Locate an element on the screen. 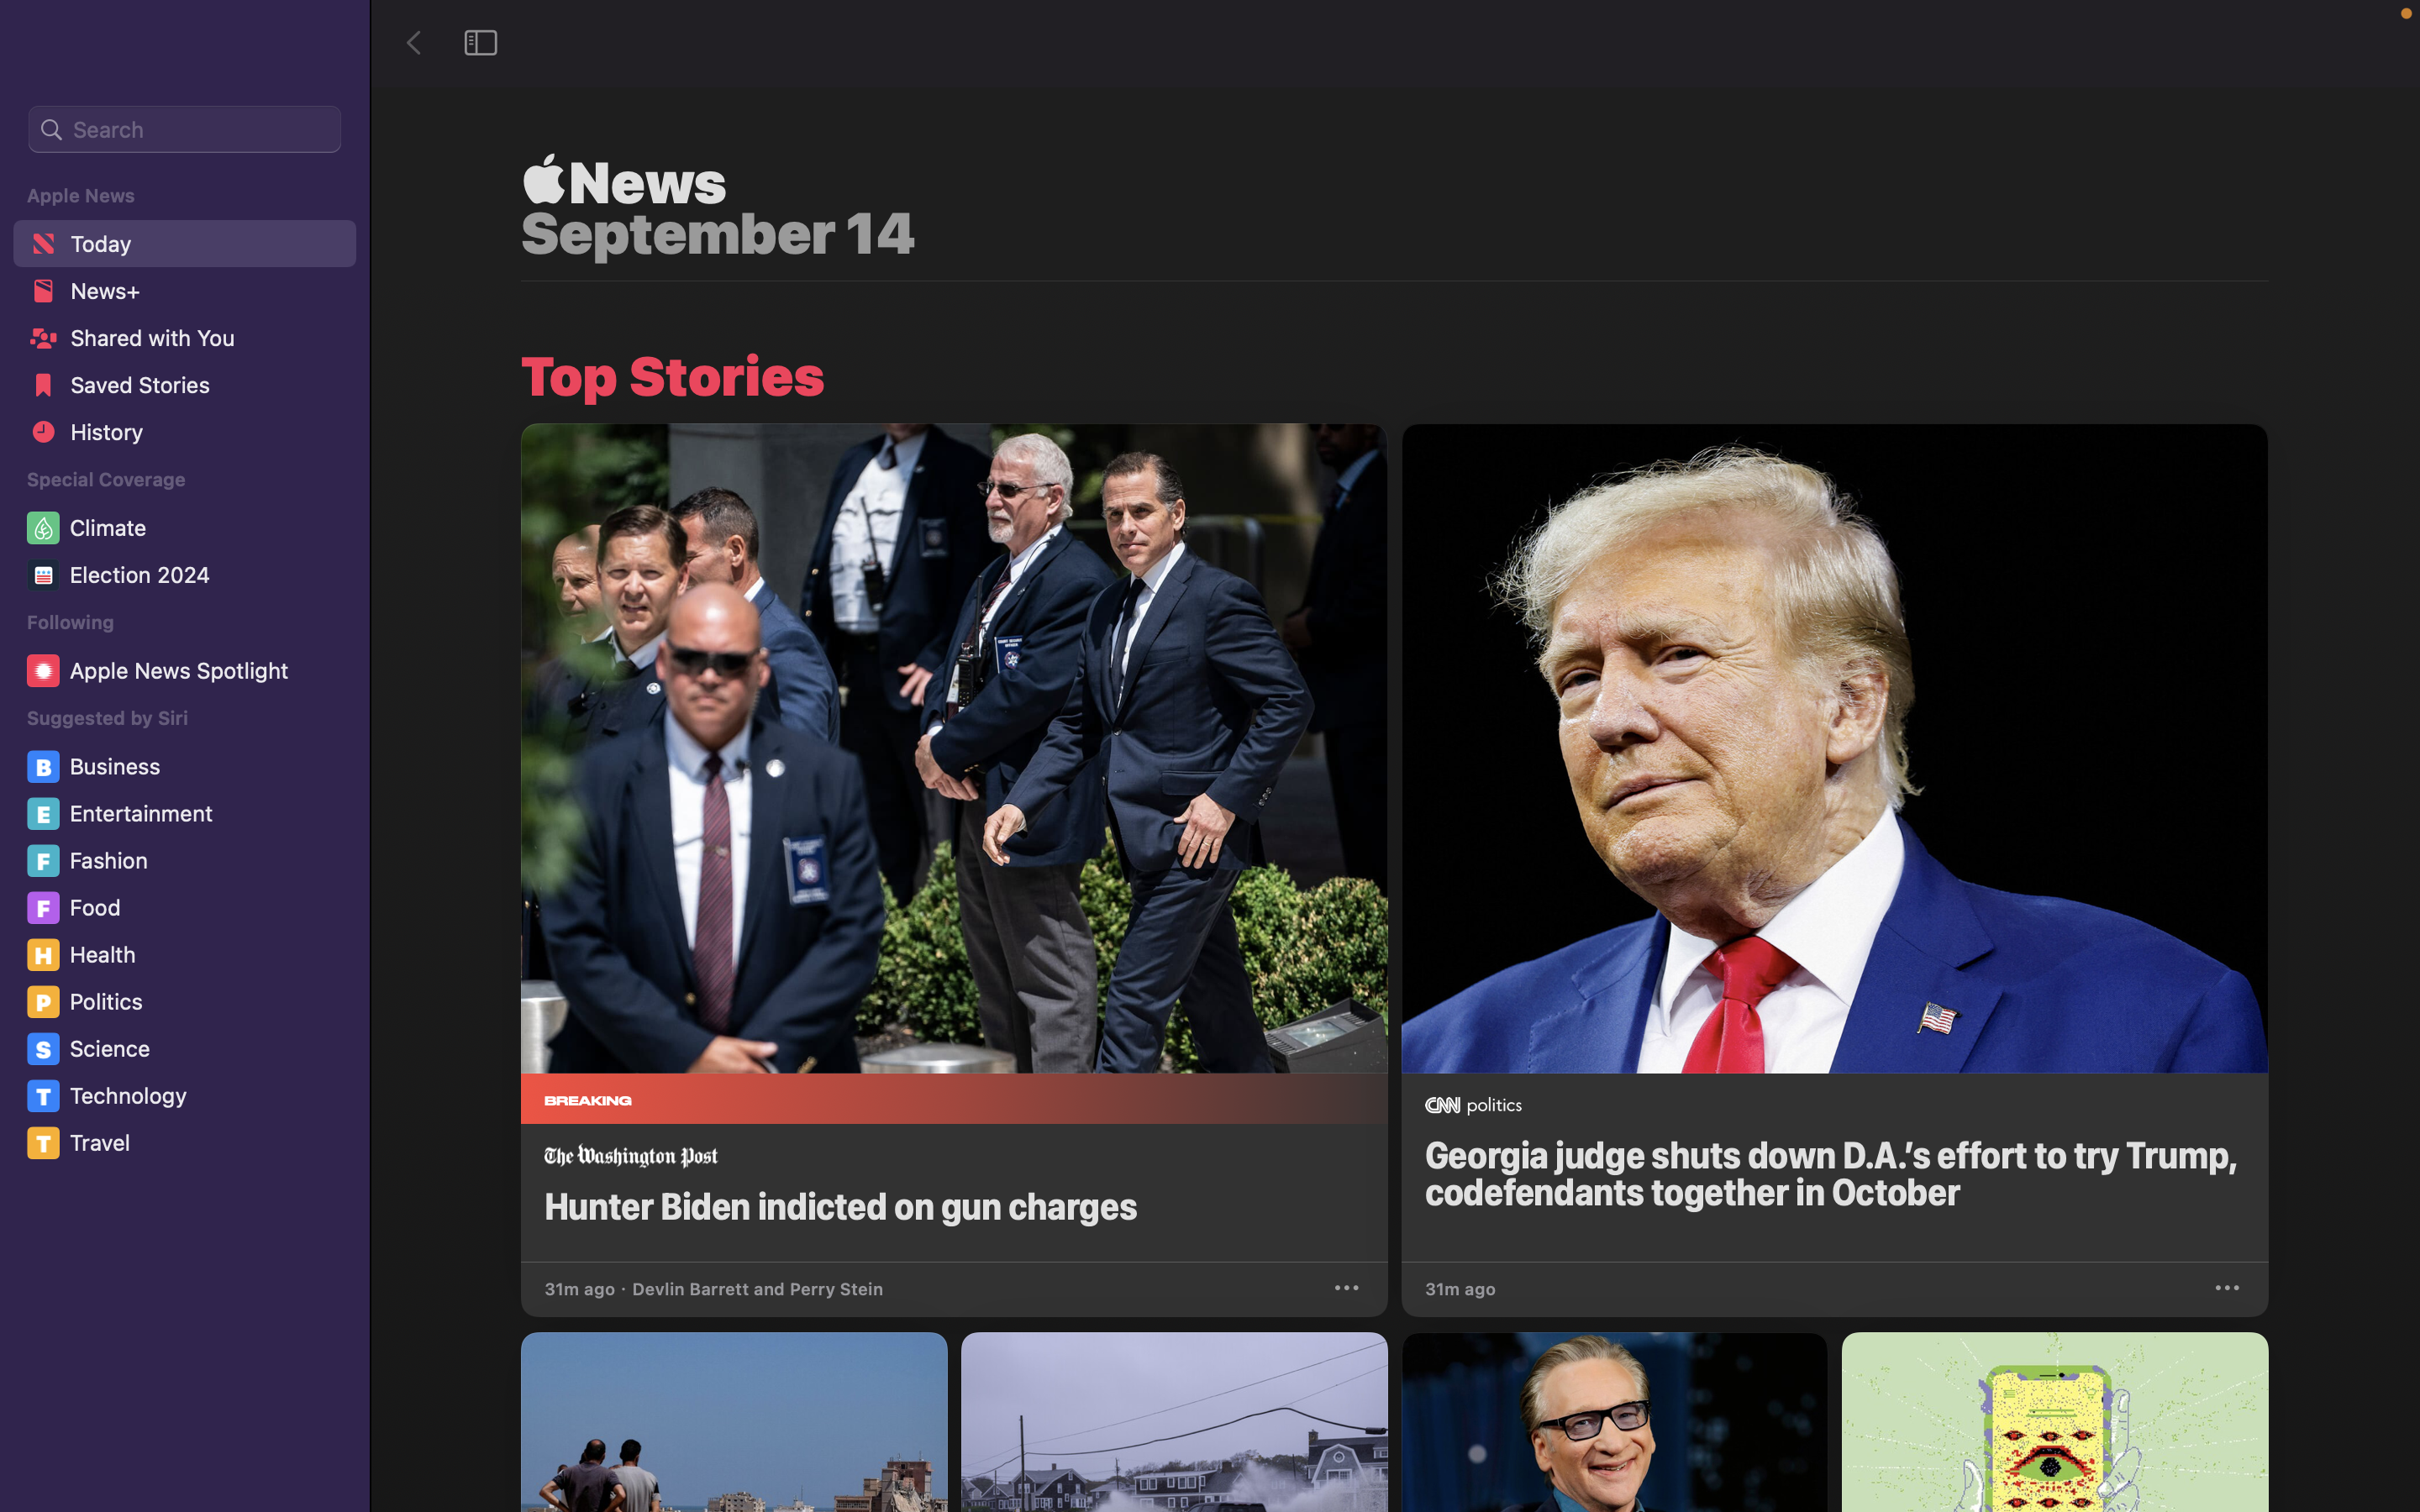 The image size is (2420, 1512). Move to the "Fashion" segment is located at coordinates (187, 860).